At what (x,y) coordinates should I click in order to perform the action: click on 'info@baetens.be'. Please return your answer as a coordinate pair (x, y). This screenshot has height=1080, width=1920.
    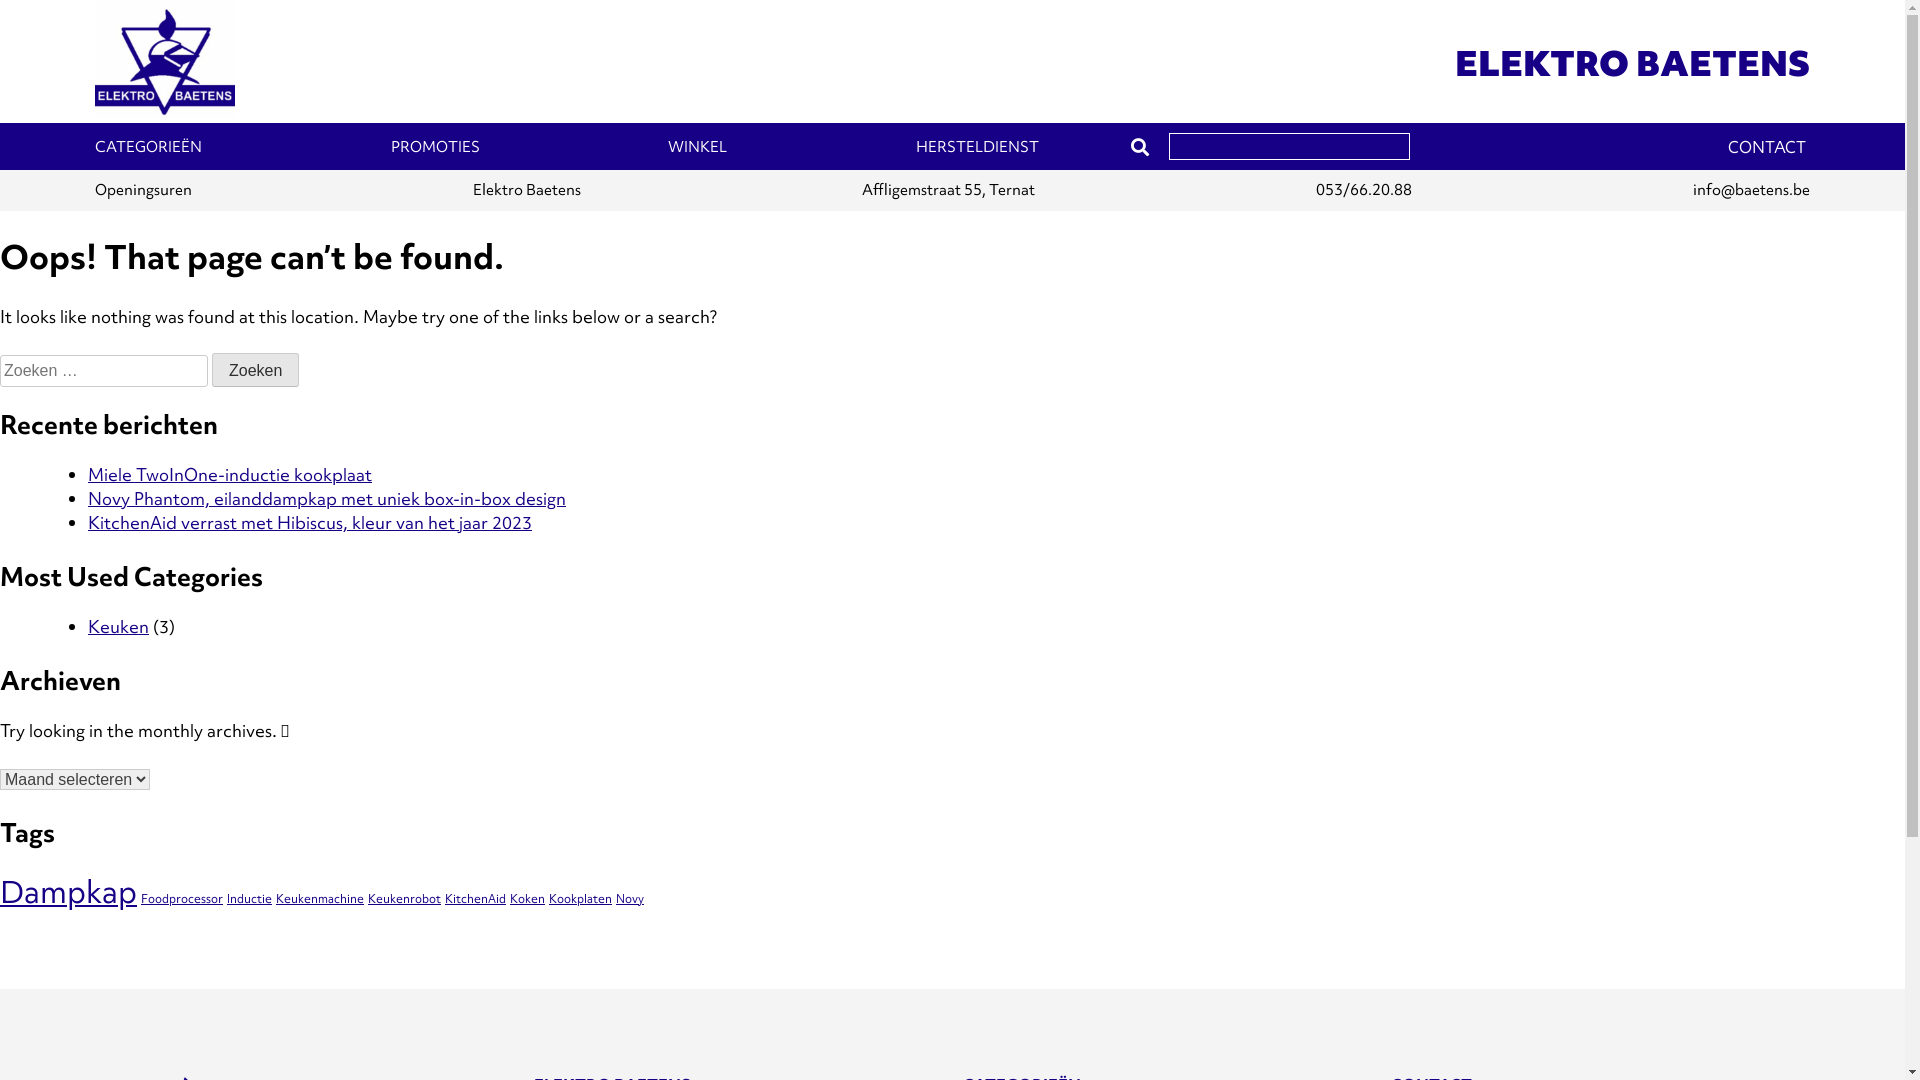
    Looking at the image, I should click on (1750, 190).